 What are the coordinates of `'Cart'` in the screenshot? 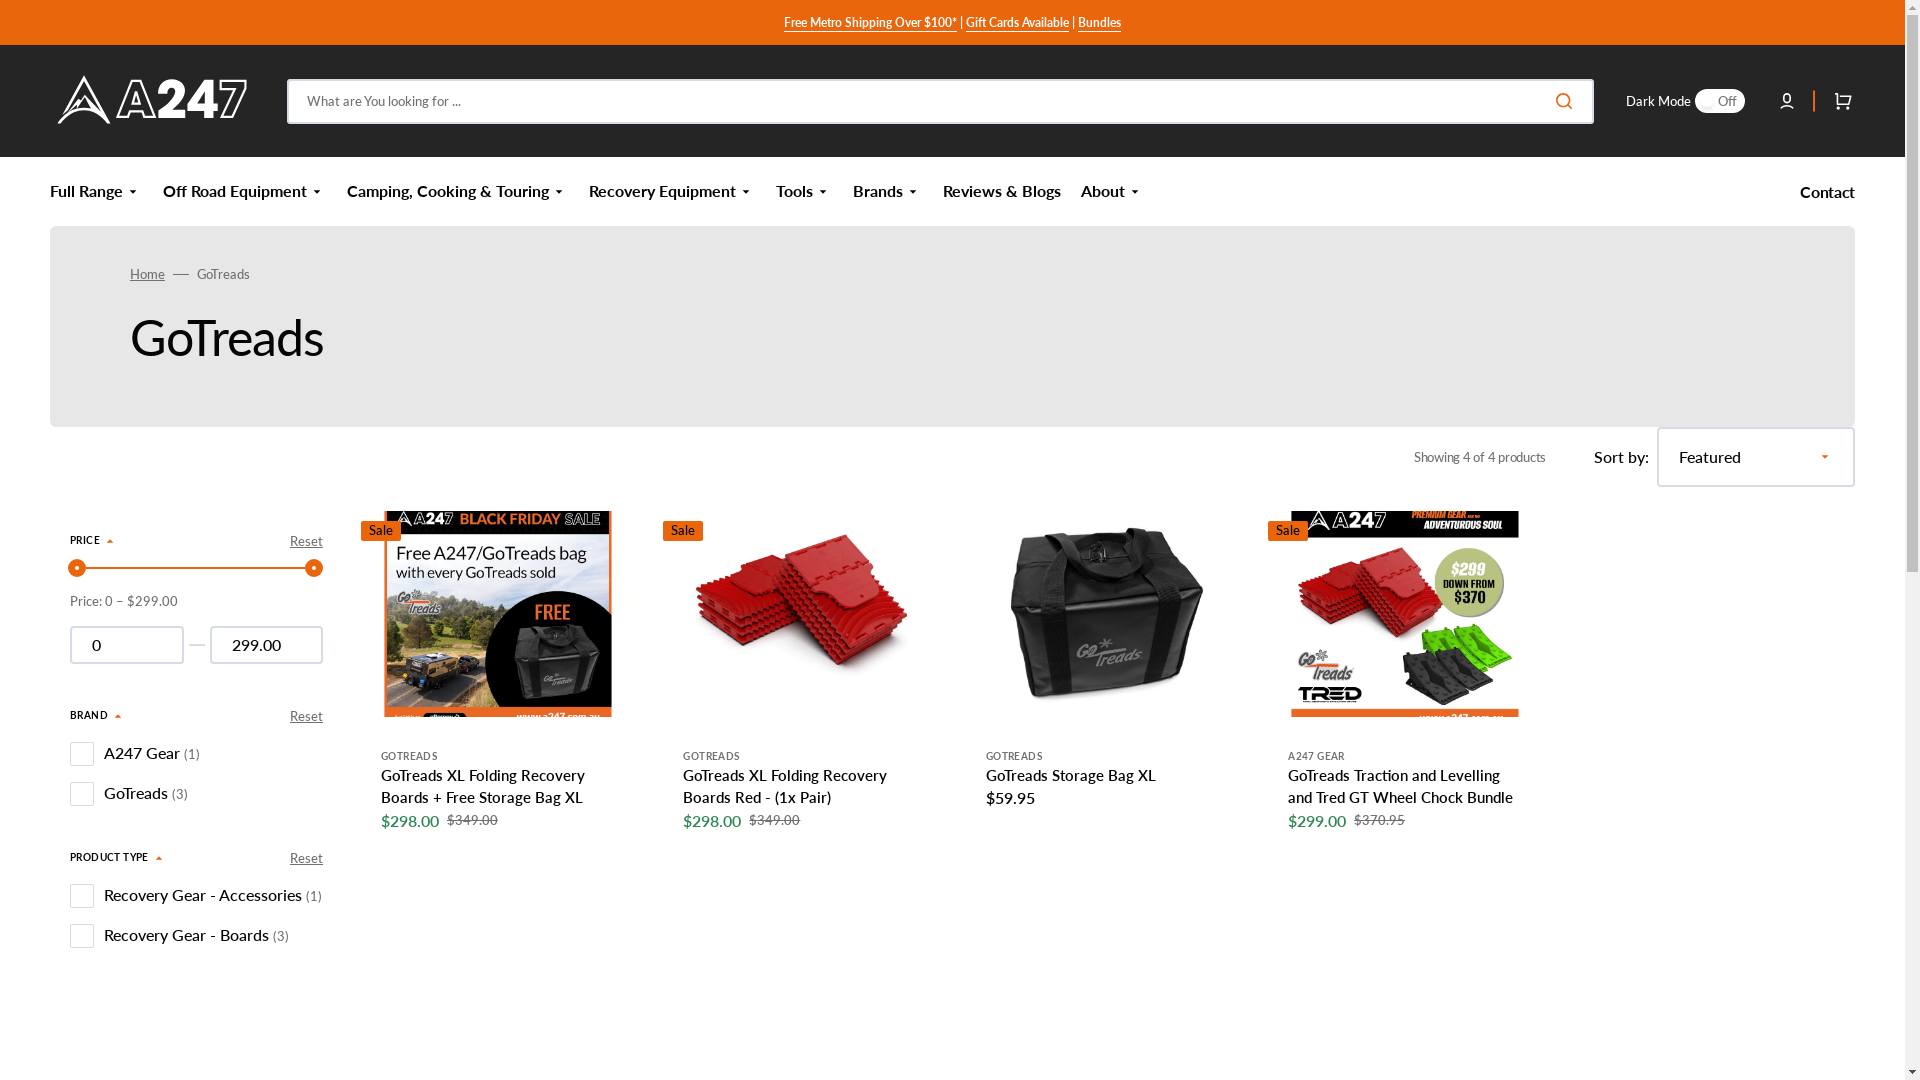 It's located at (1813, 100).